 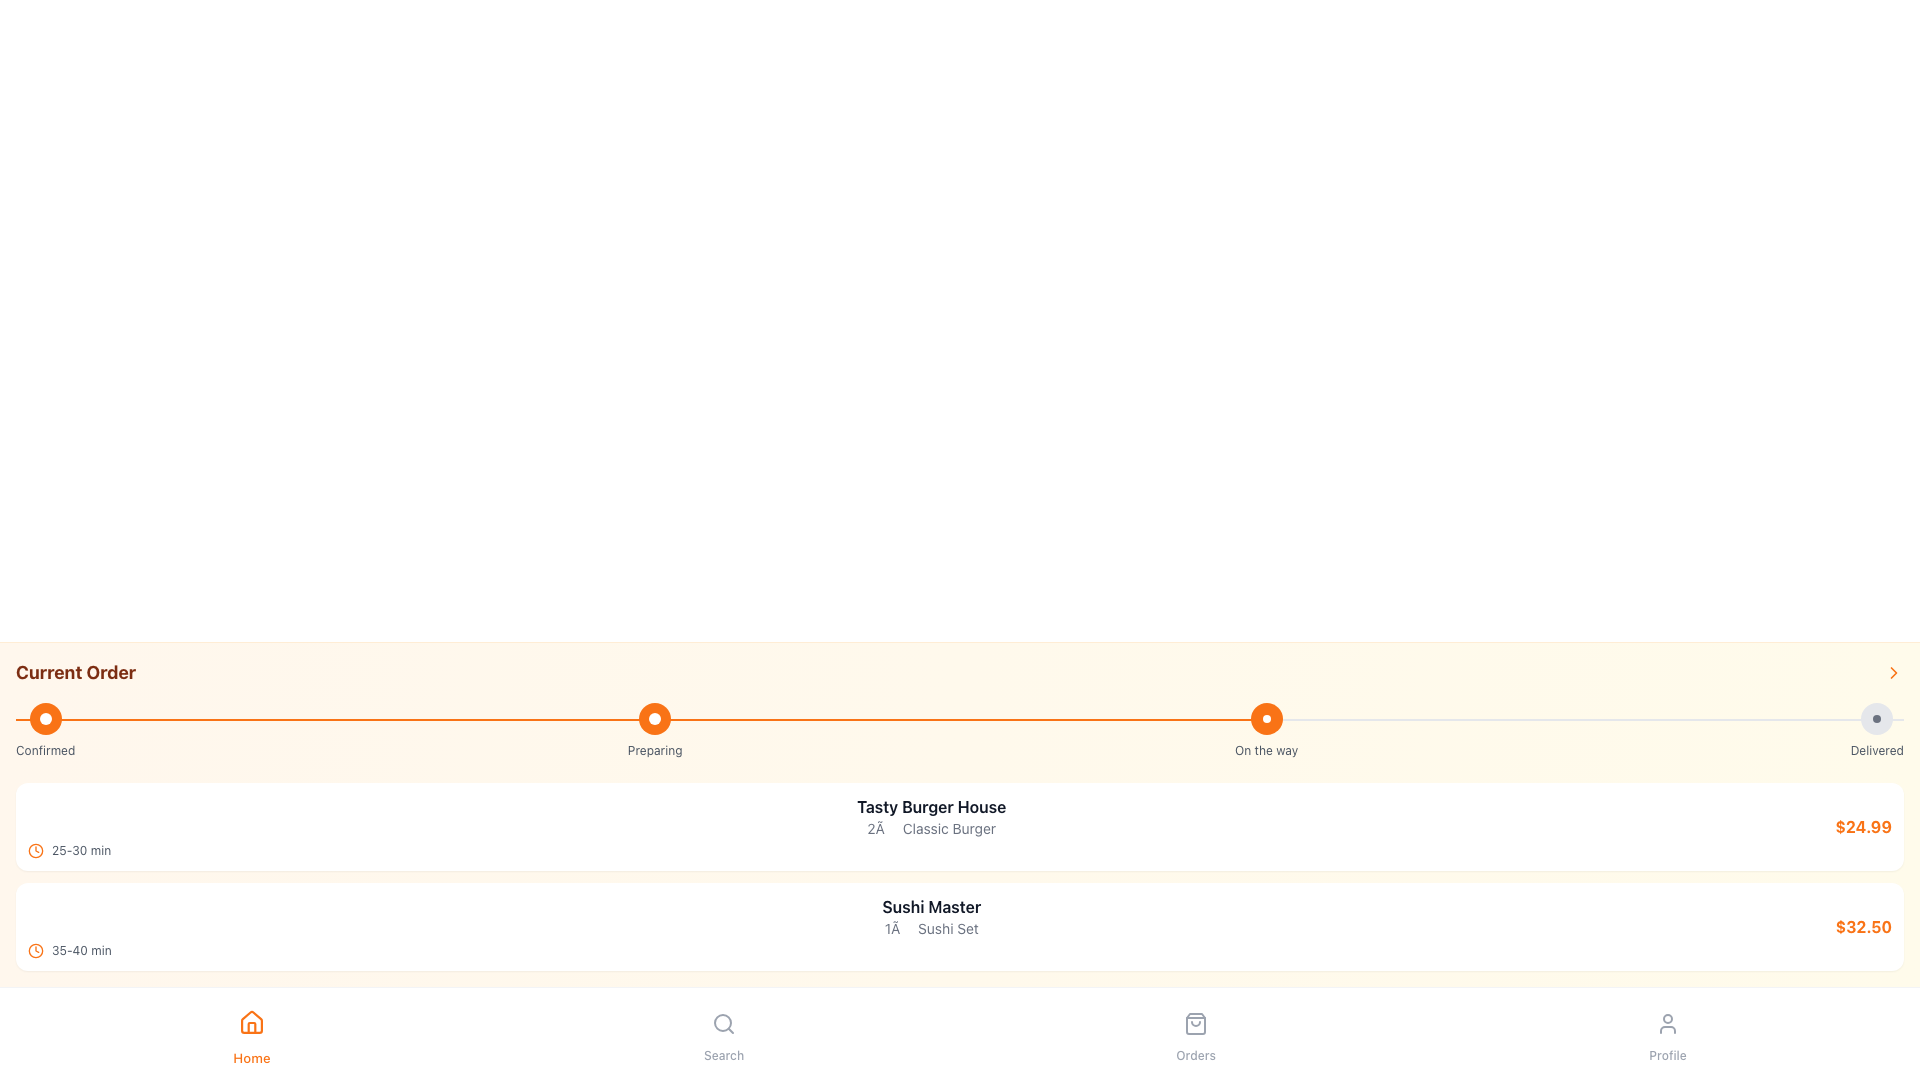 I want to click on the 'Orders' text label, which is a small gray font element located in the bottom navigation area of the application, between 'Search' and 'Profile', so click(x=1196, y=1055).